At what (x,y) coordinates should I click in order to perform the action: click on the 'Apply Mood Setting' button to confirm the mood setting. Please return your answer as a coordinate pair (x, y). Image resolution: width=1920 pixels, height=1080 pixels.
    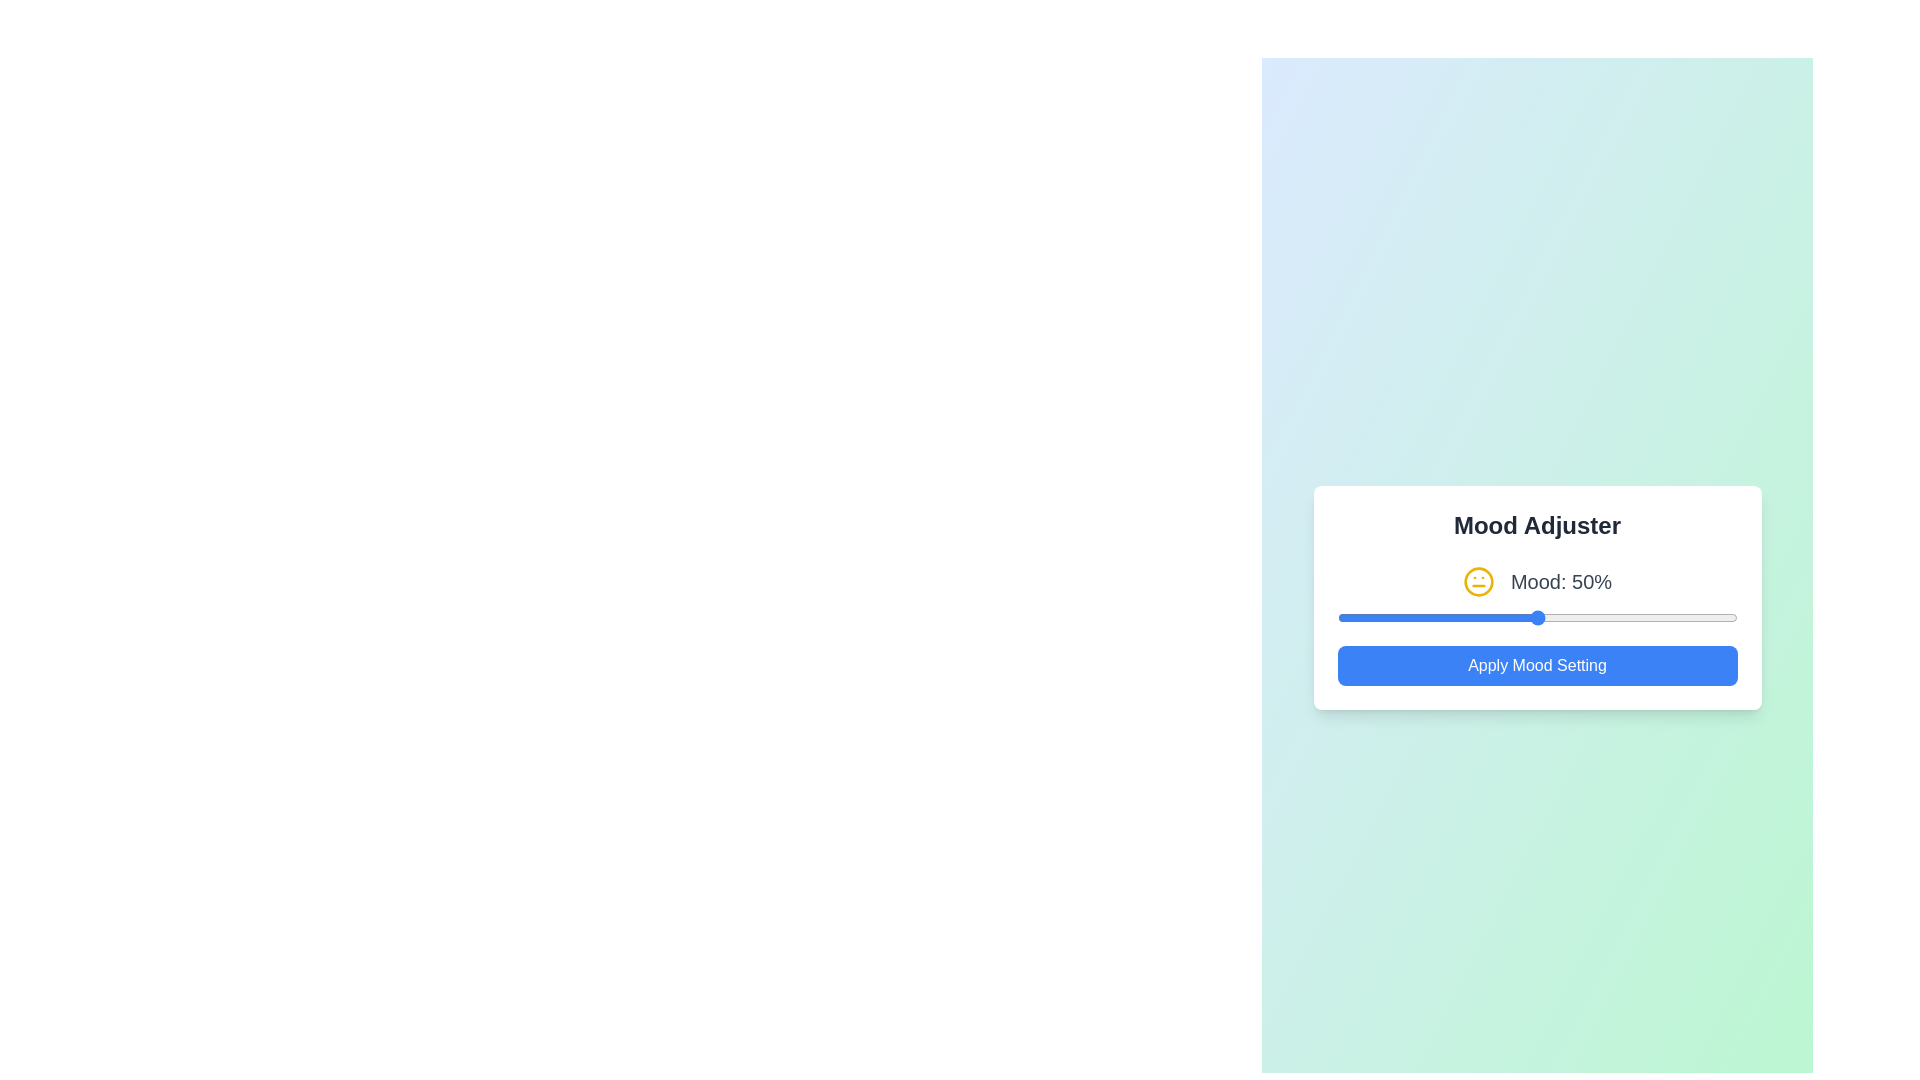
    Looking at the image, I should click on (1536, 666).